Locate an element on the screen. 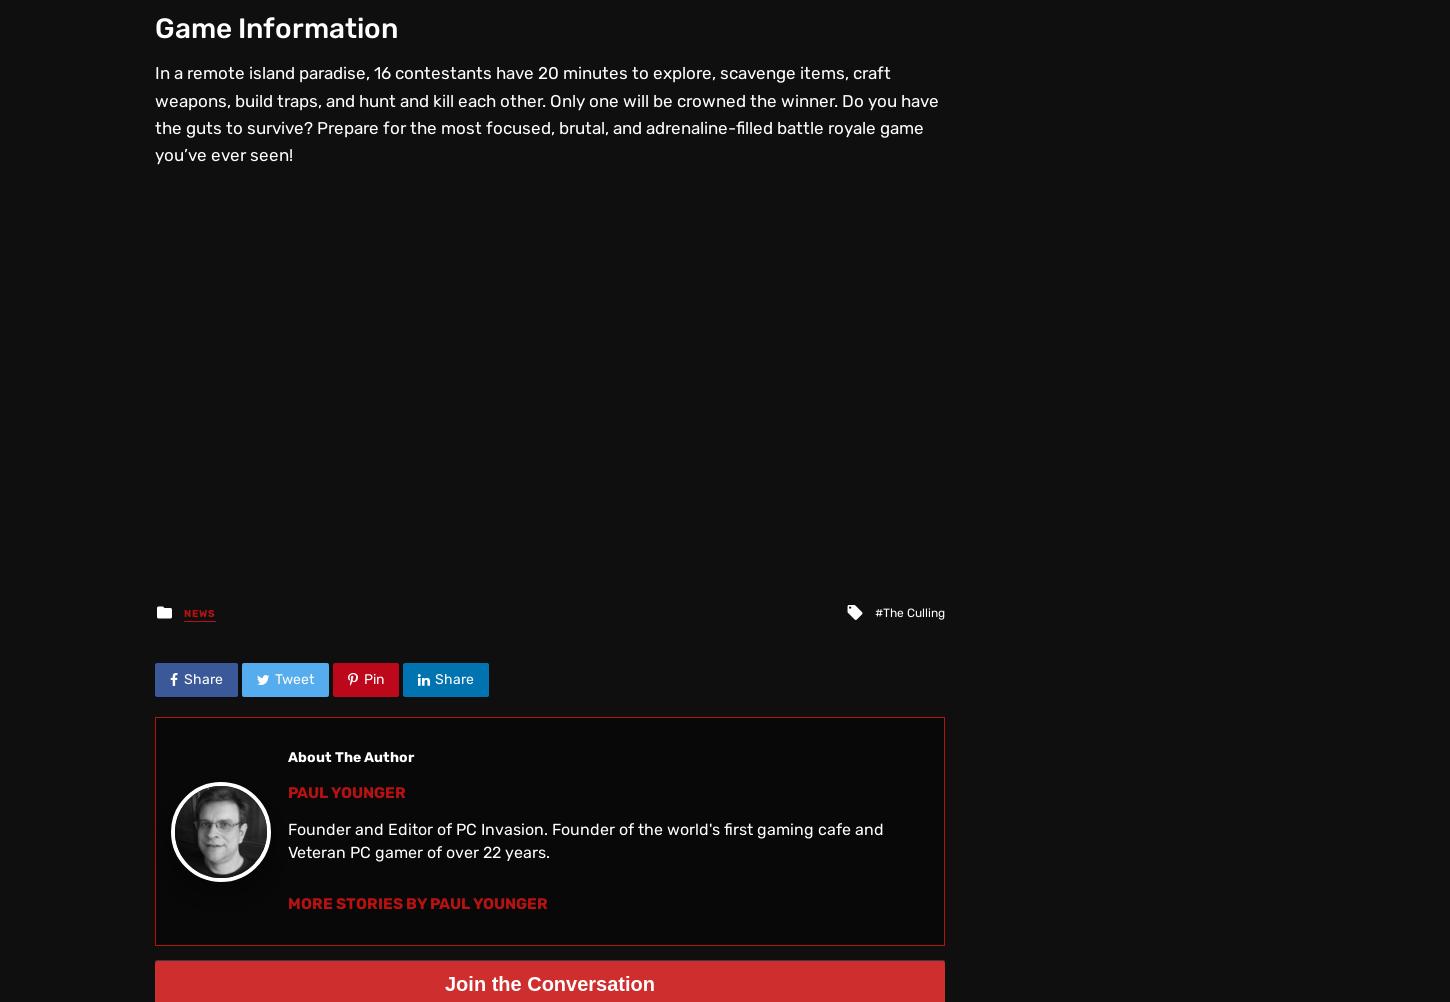  'News' is located at coordinates (183, 612).